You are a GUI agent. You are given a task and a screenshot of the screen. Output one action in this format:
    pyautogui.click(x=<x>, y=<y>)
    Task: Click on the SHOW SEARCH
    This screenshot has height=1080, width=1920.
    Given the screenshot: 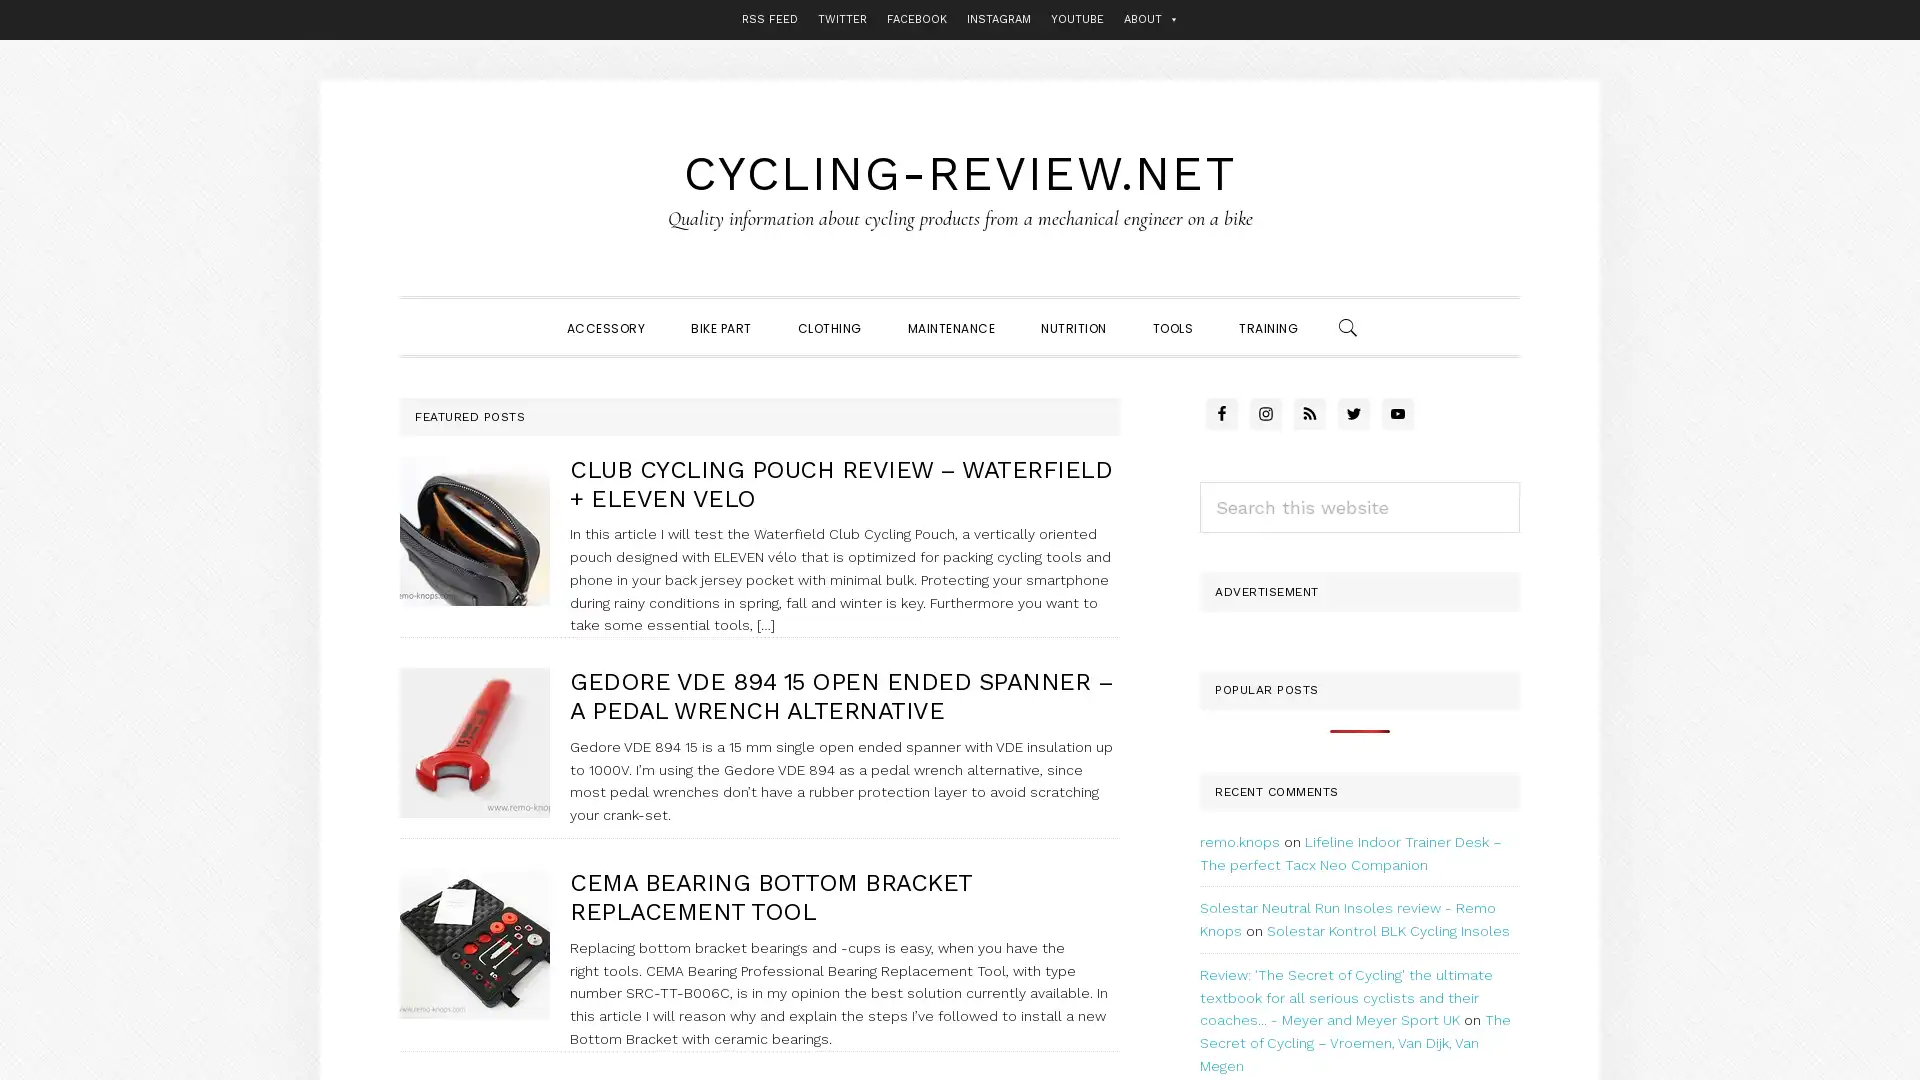 What is the action you would take?
    pyautogui.click(x=1348, y=325)
    